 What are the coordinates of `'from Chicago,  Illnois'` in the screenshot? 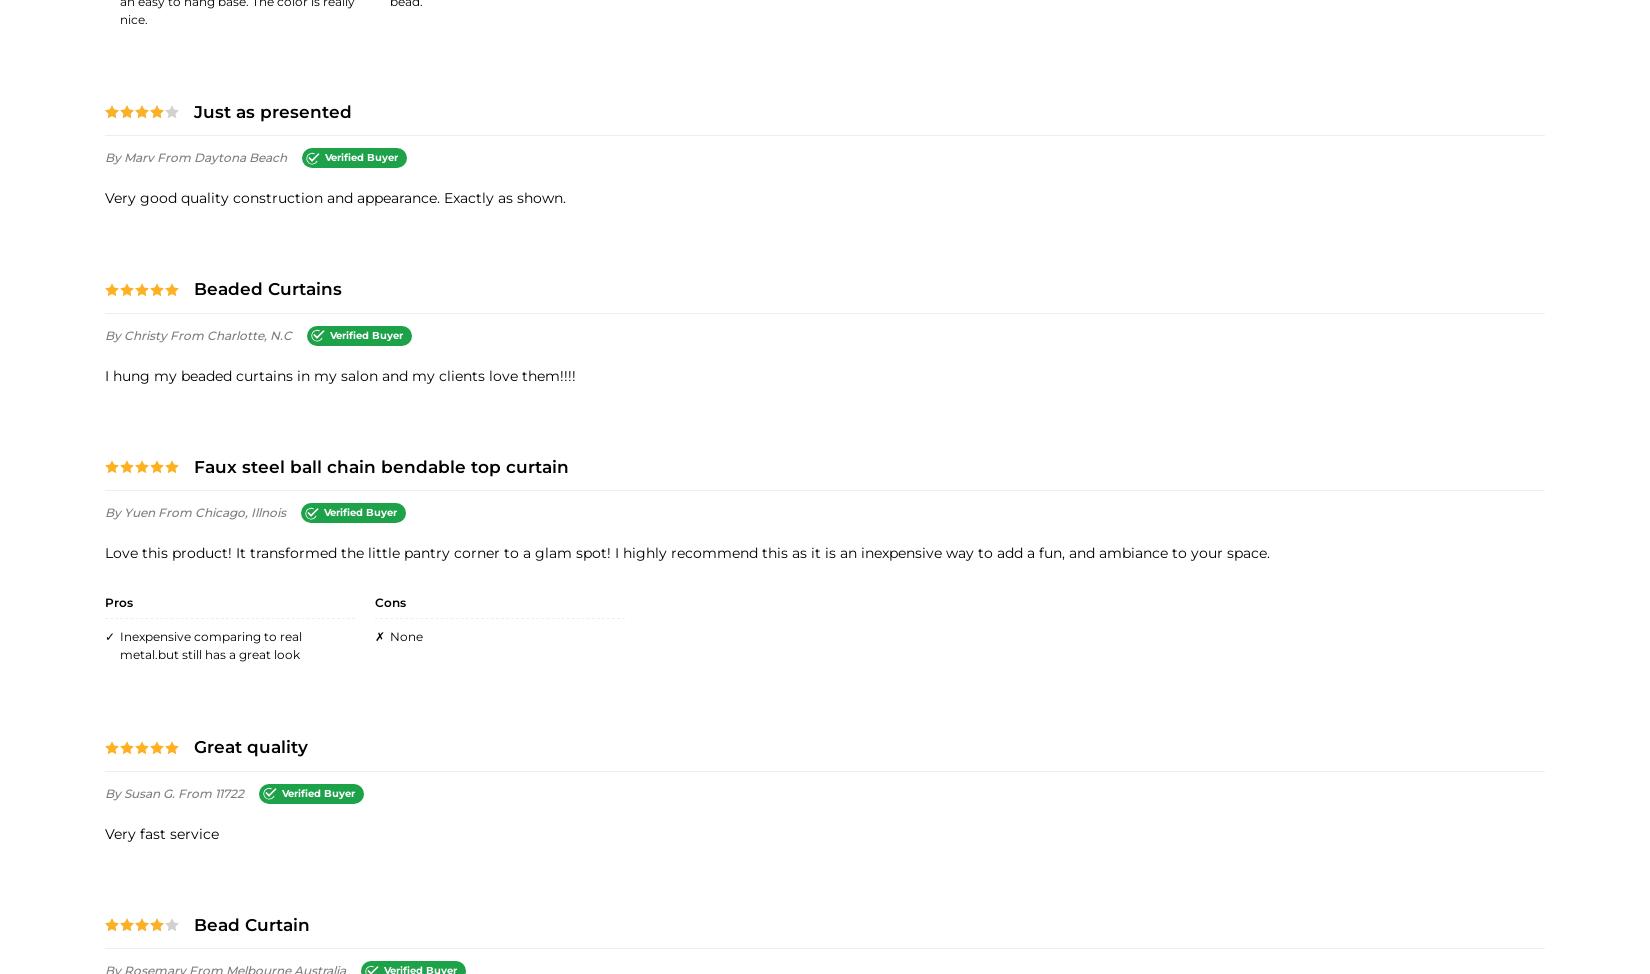 It's located at (158, 512).